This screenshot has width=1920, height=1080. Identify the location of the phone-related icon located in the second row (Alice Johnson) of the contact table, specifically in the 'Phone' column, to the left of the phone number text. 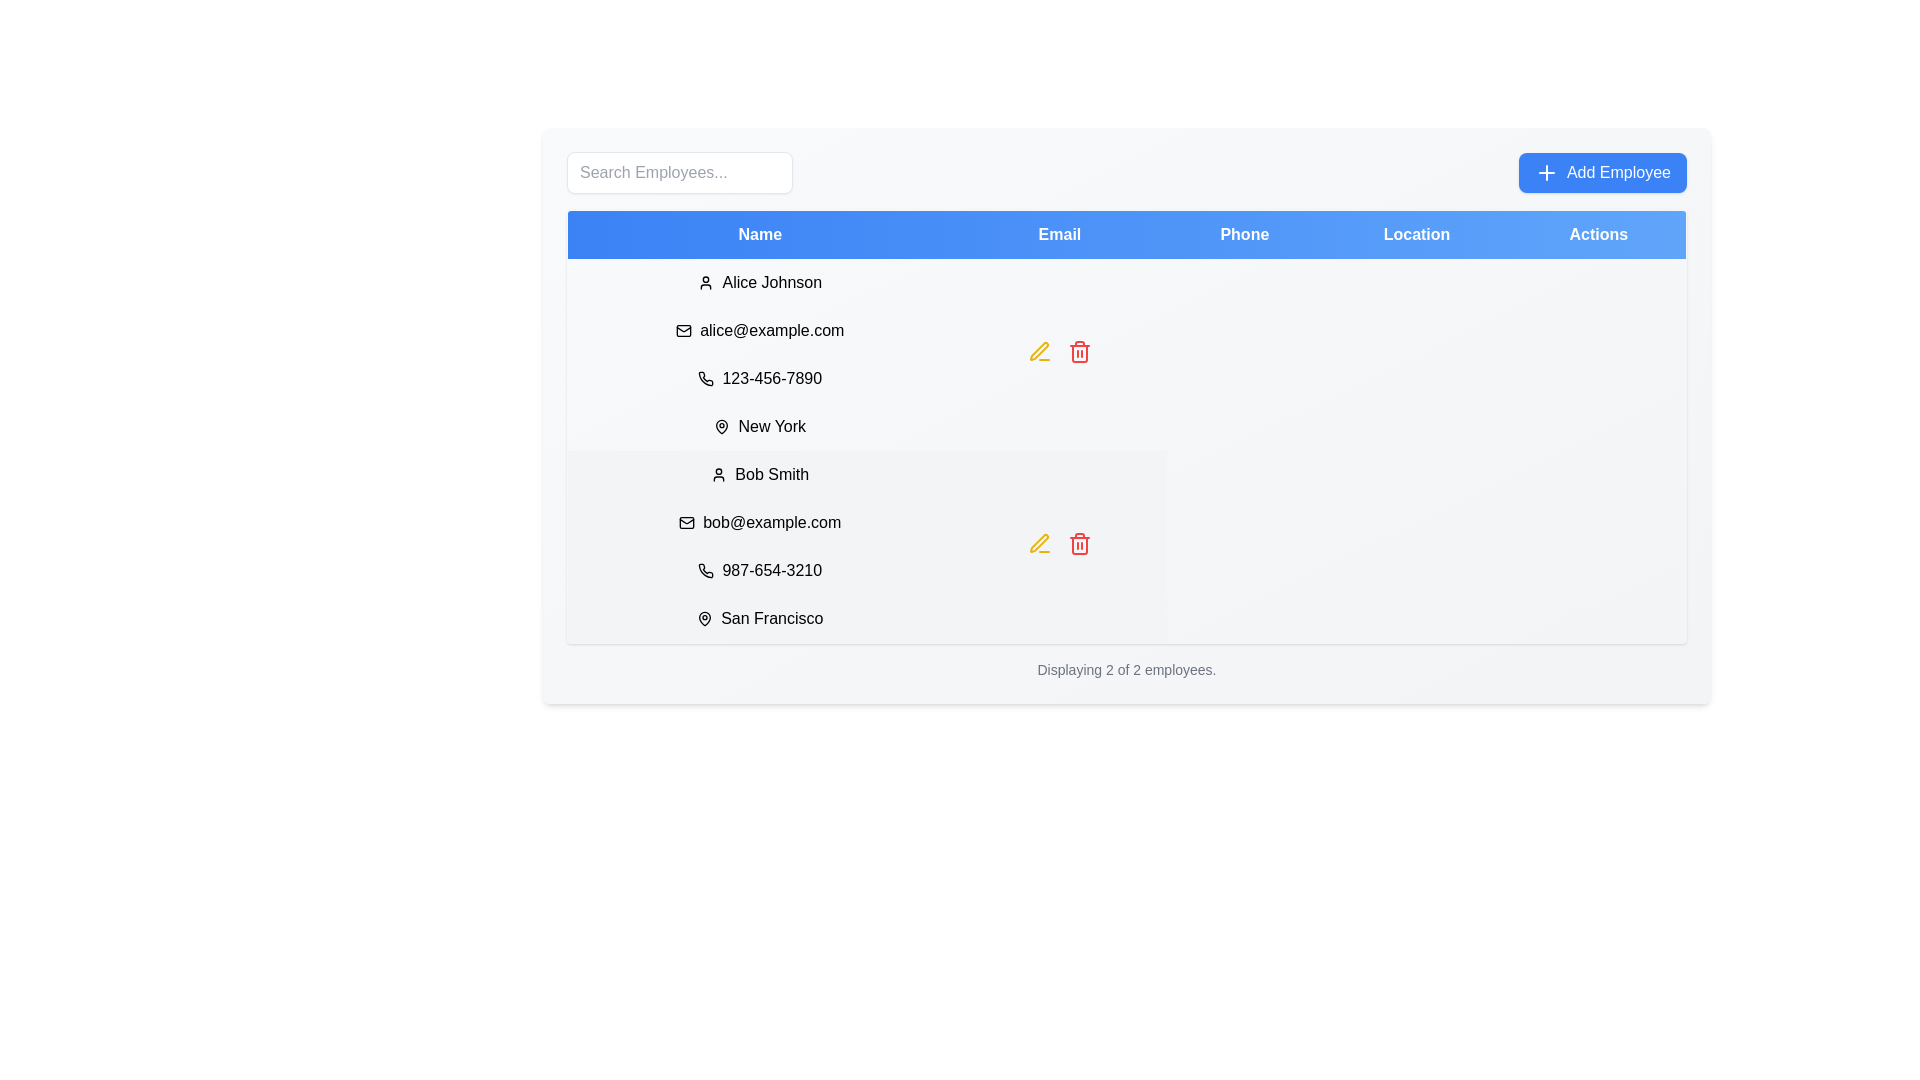
(706, 378).